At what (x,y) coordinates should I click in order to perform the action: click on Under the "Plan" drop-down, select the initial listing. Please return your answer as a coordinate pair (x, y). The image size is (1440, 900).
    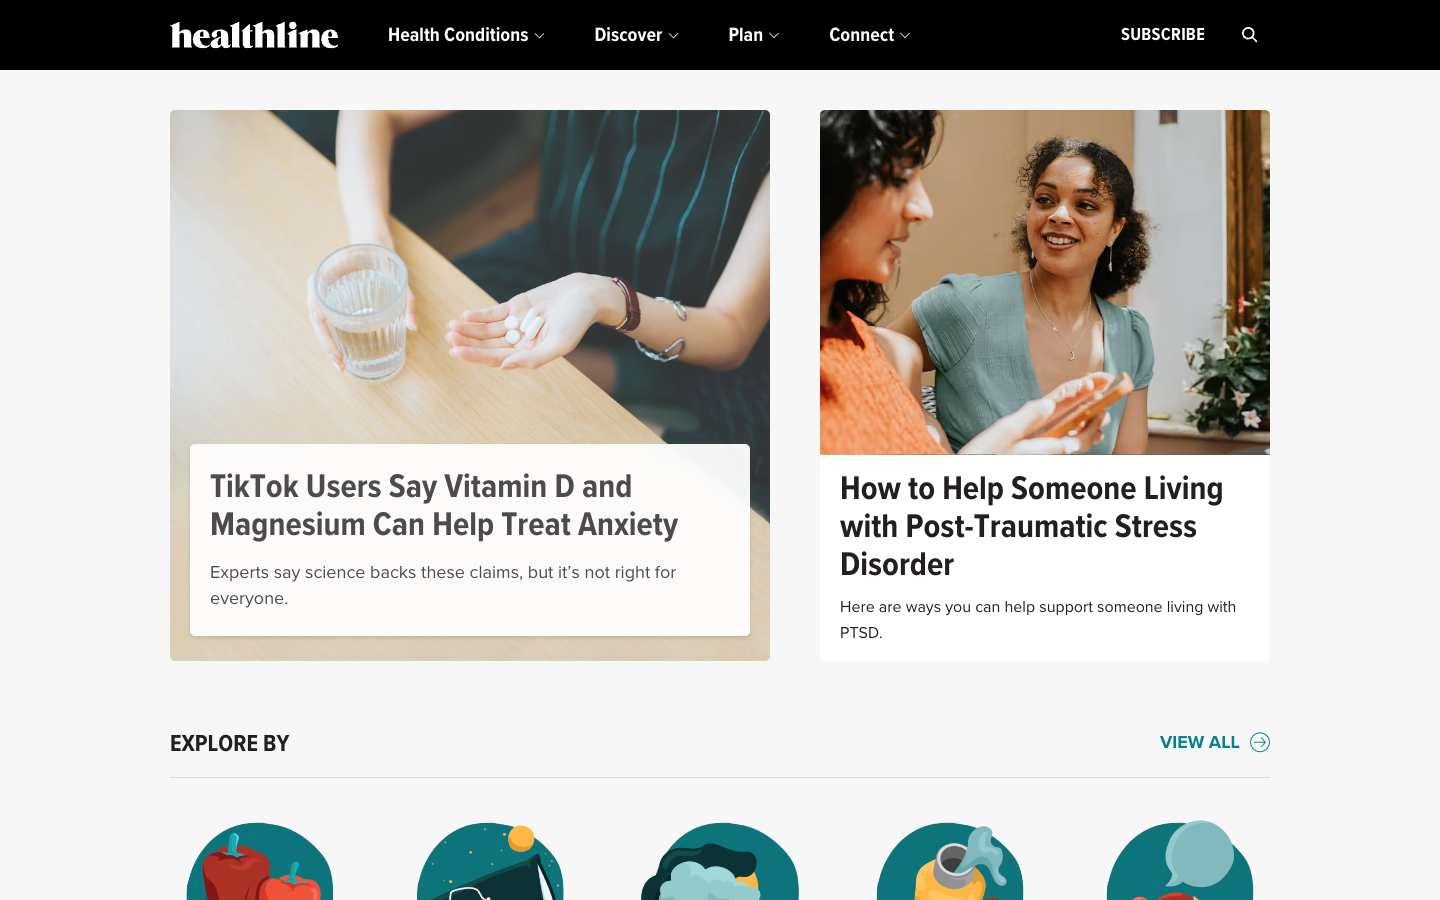
    Looking at the image, I should click on (752, 34).